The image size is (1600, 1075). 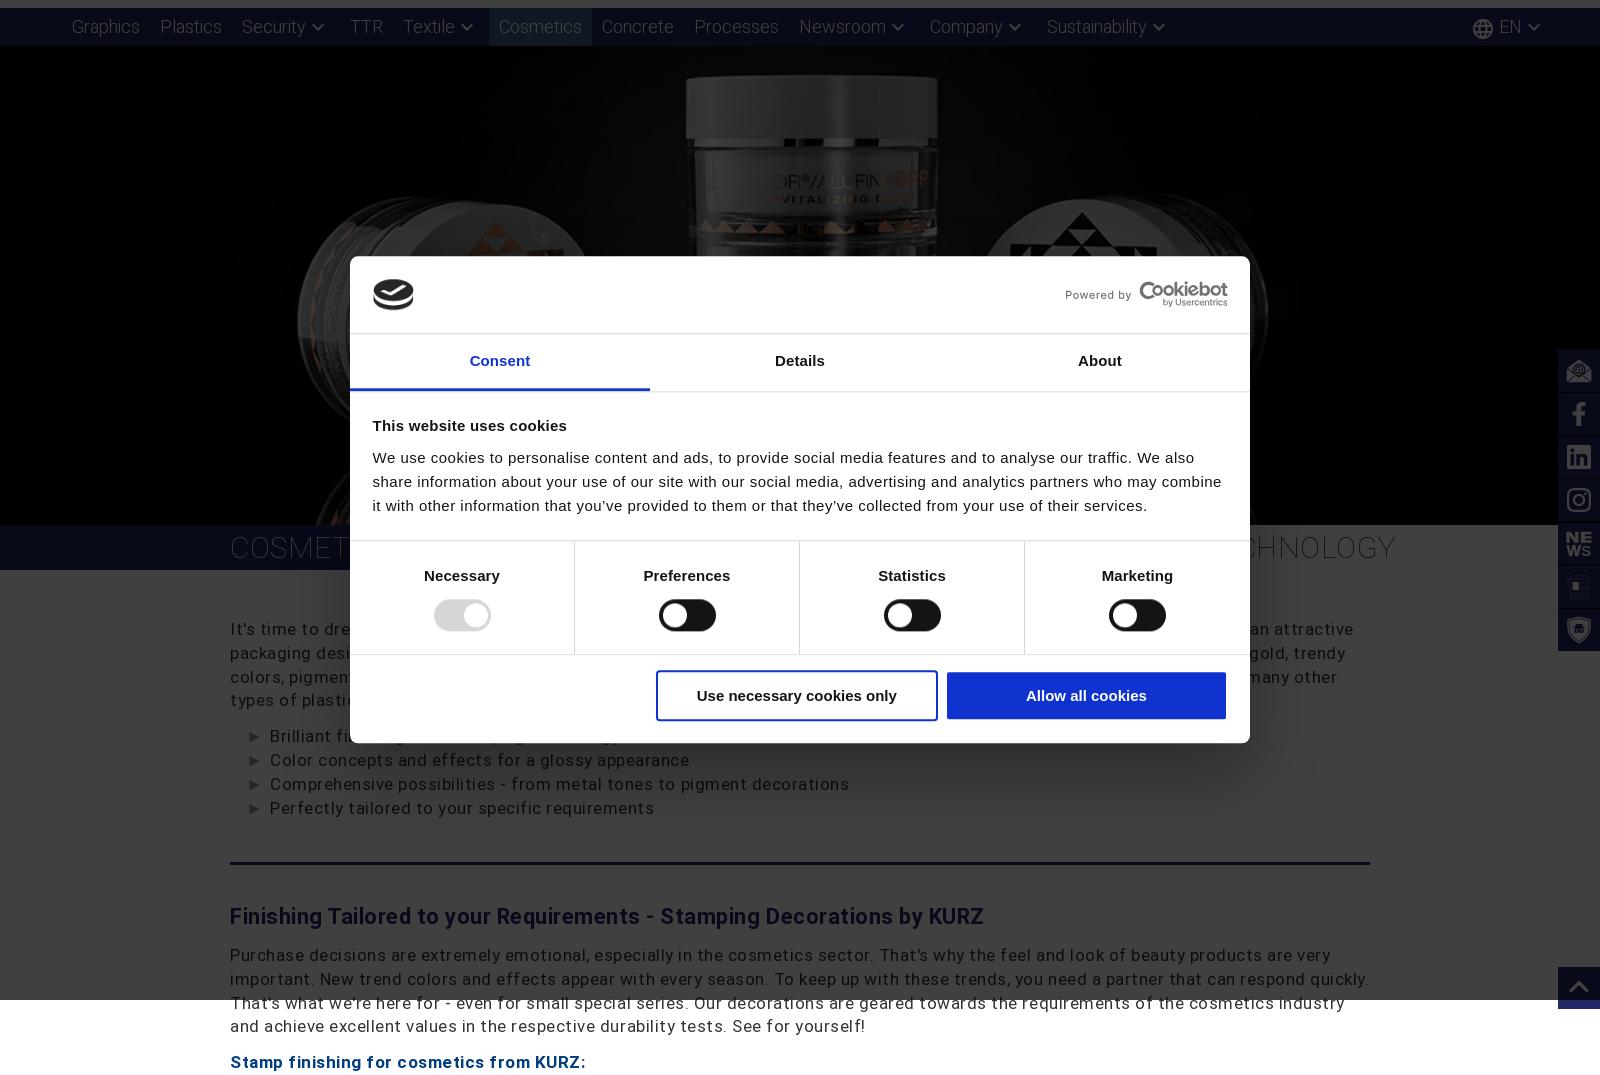 What do you see at coordinates (1359, 542) in the screenshot?
I see `'Excellence Award for KURZ'` at bounding box center [1359, 542].